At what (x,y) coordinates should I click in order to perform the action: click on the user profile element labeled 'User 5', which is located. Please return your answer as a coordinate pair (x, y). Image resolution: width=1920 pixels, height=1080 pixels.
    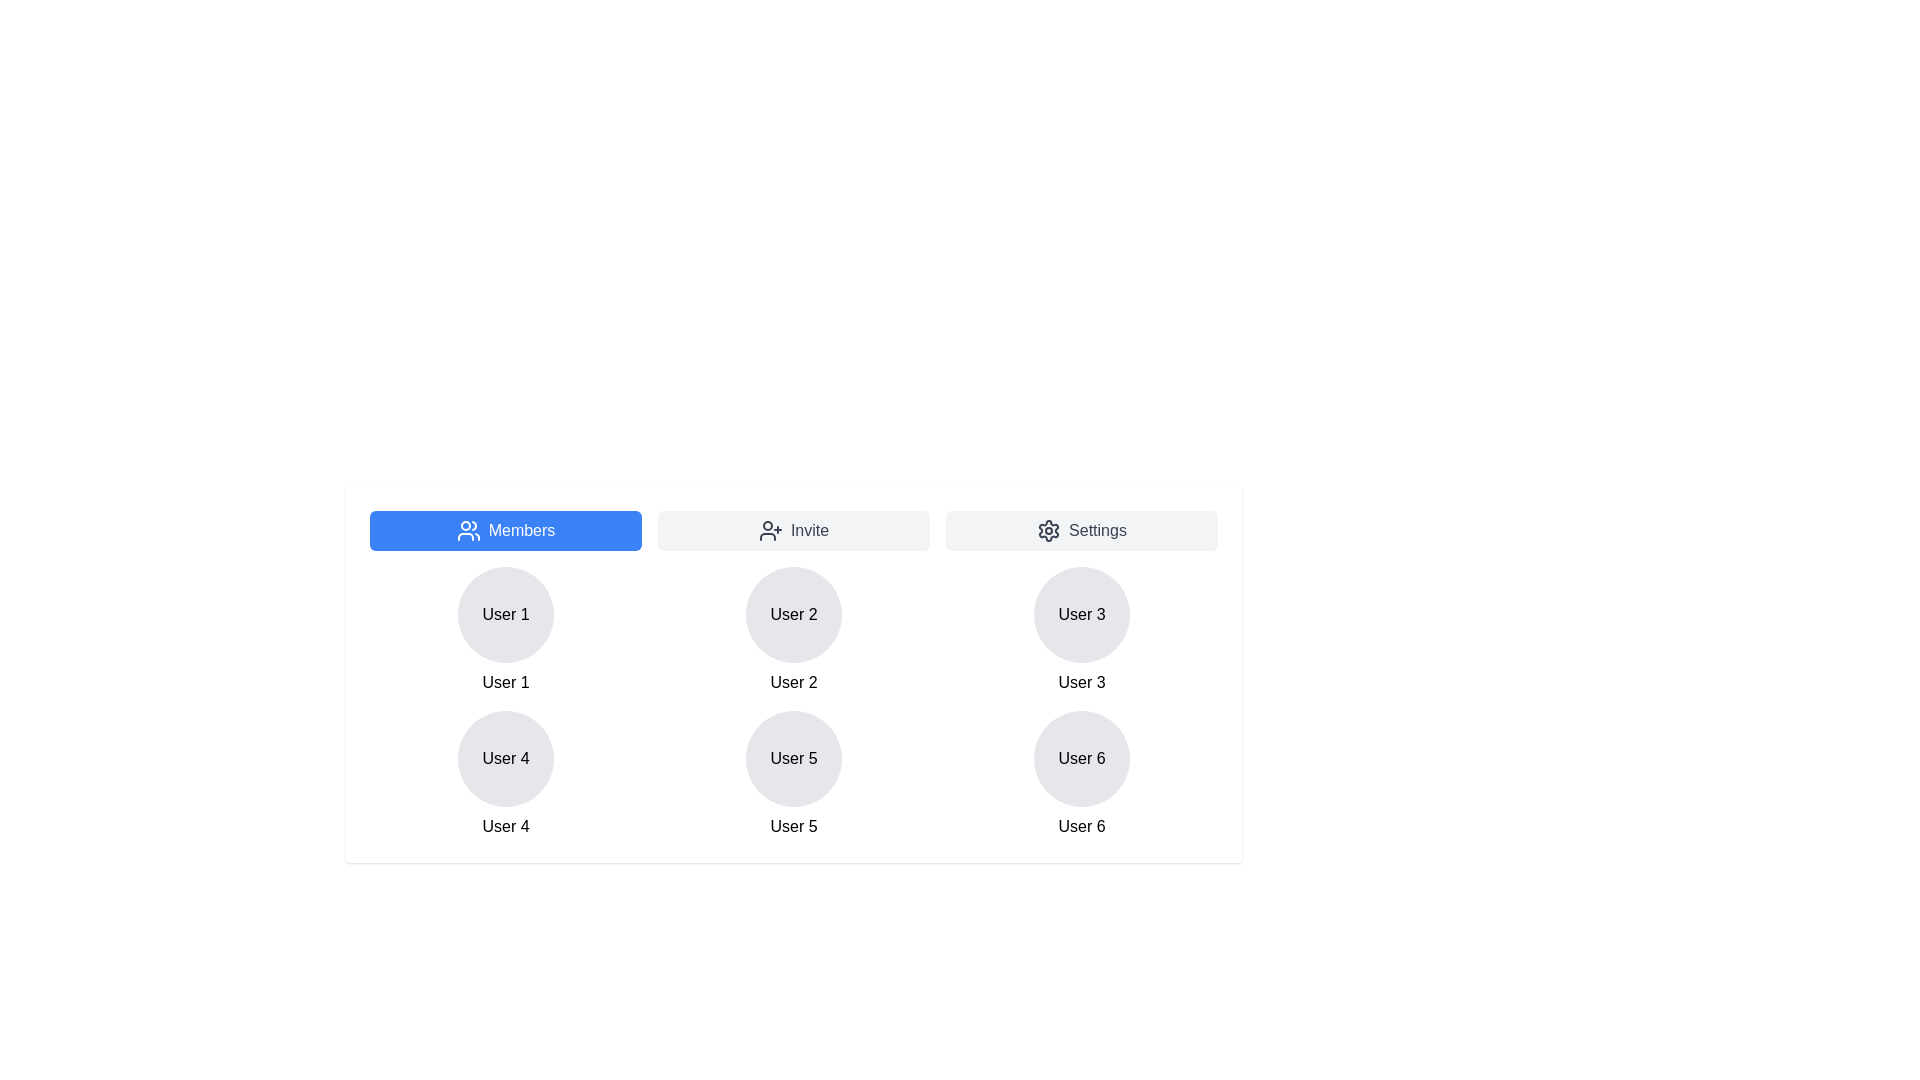
    Looking at the image, I should click on (792, 774).